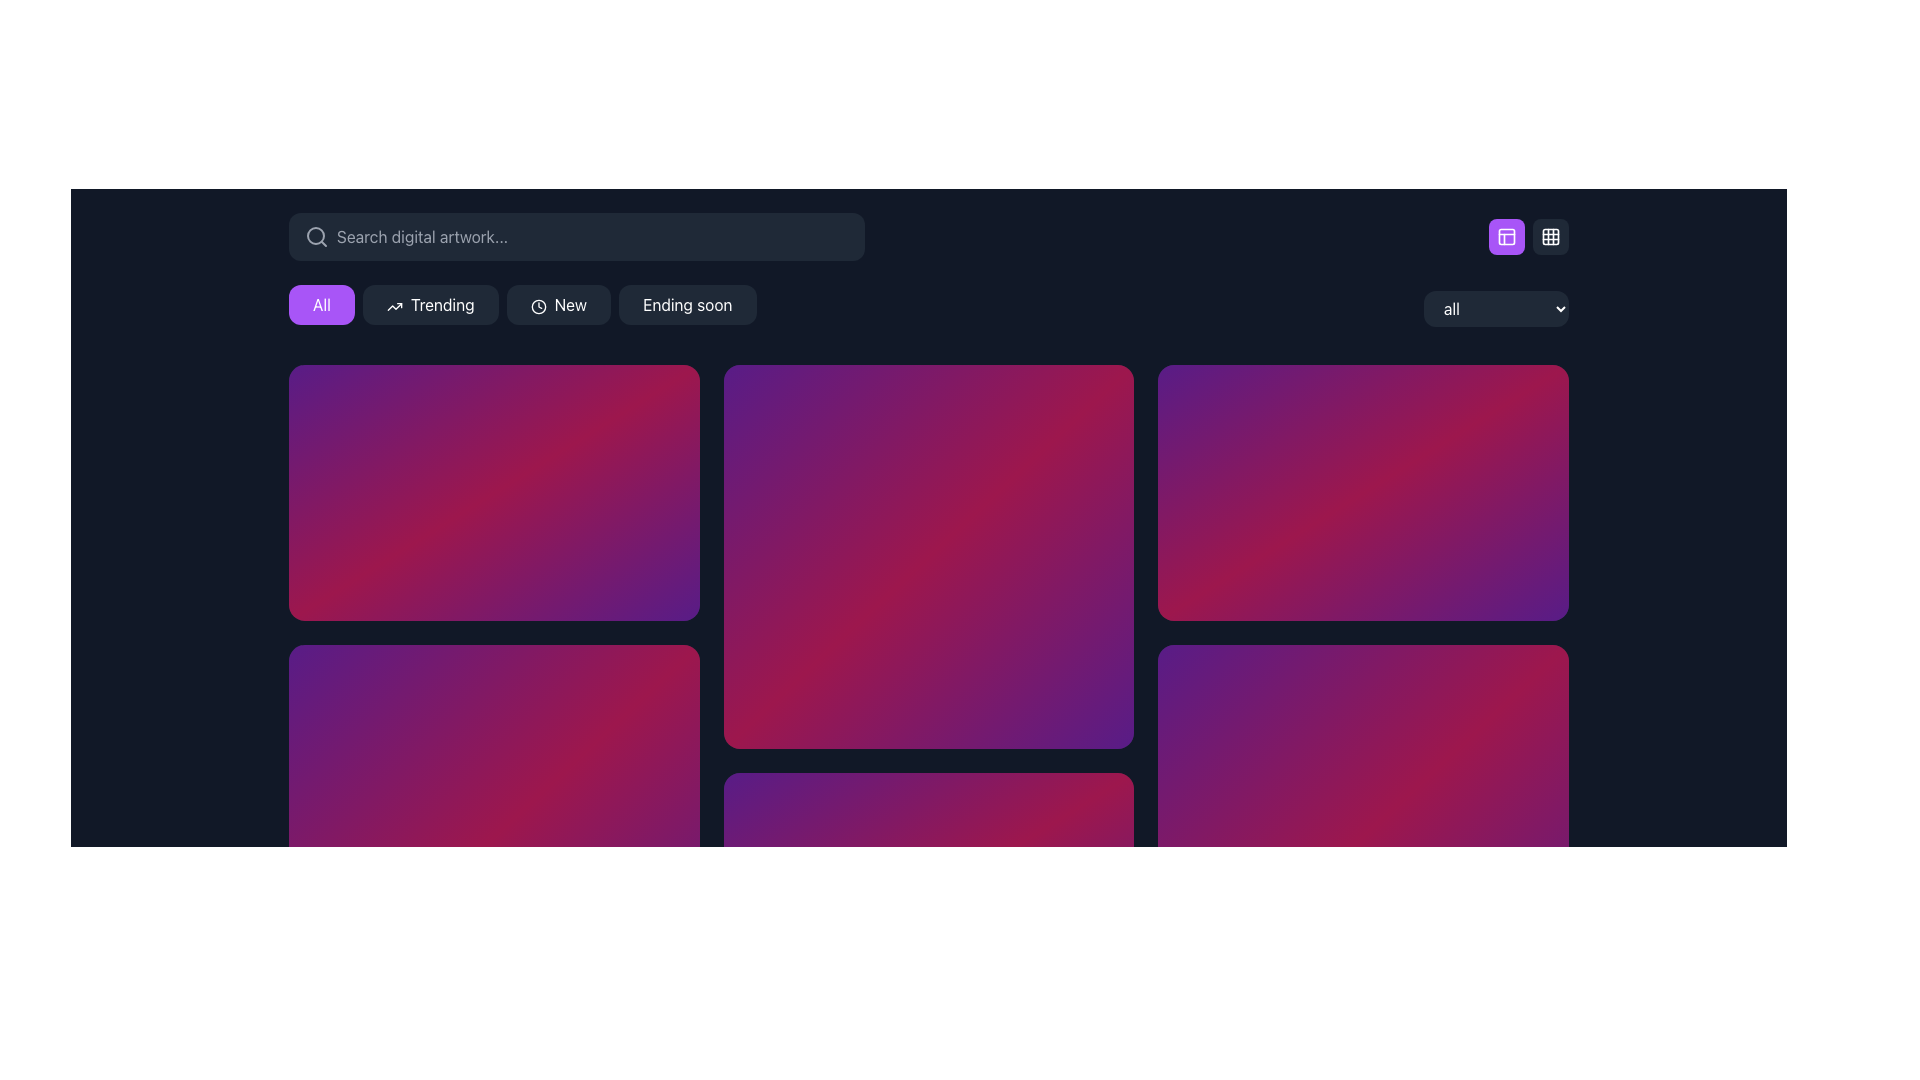 The width and height of the screenshot is (1920, 1080). Describe the element at coordinates (321, 304) in the screenshot. I see `the leftmost button labeled 'All'` at that location.